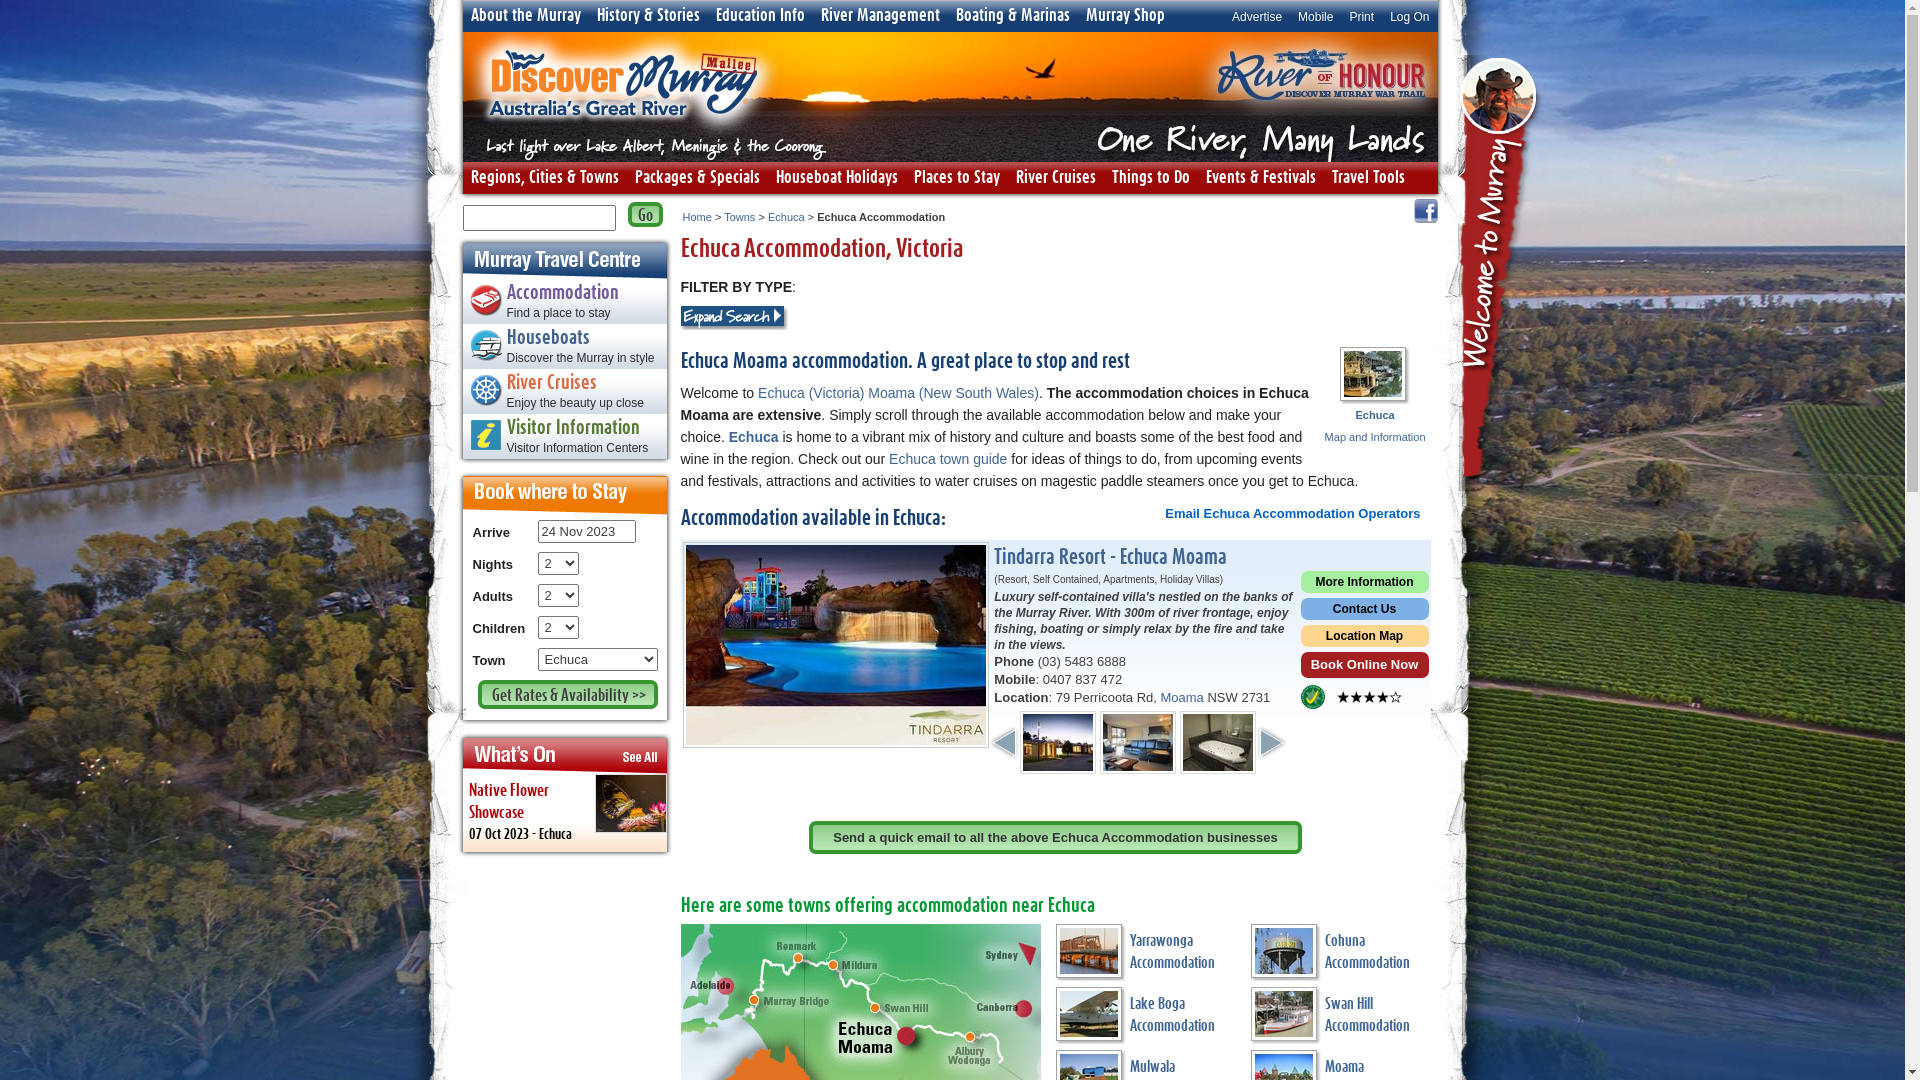  I want to click on 'Regions, Cities & Towns', so click(543, 176).